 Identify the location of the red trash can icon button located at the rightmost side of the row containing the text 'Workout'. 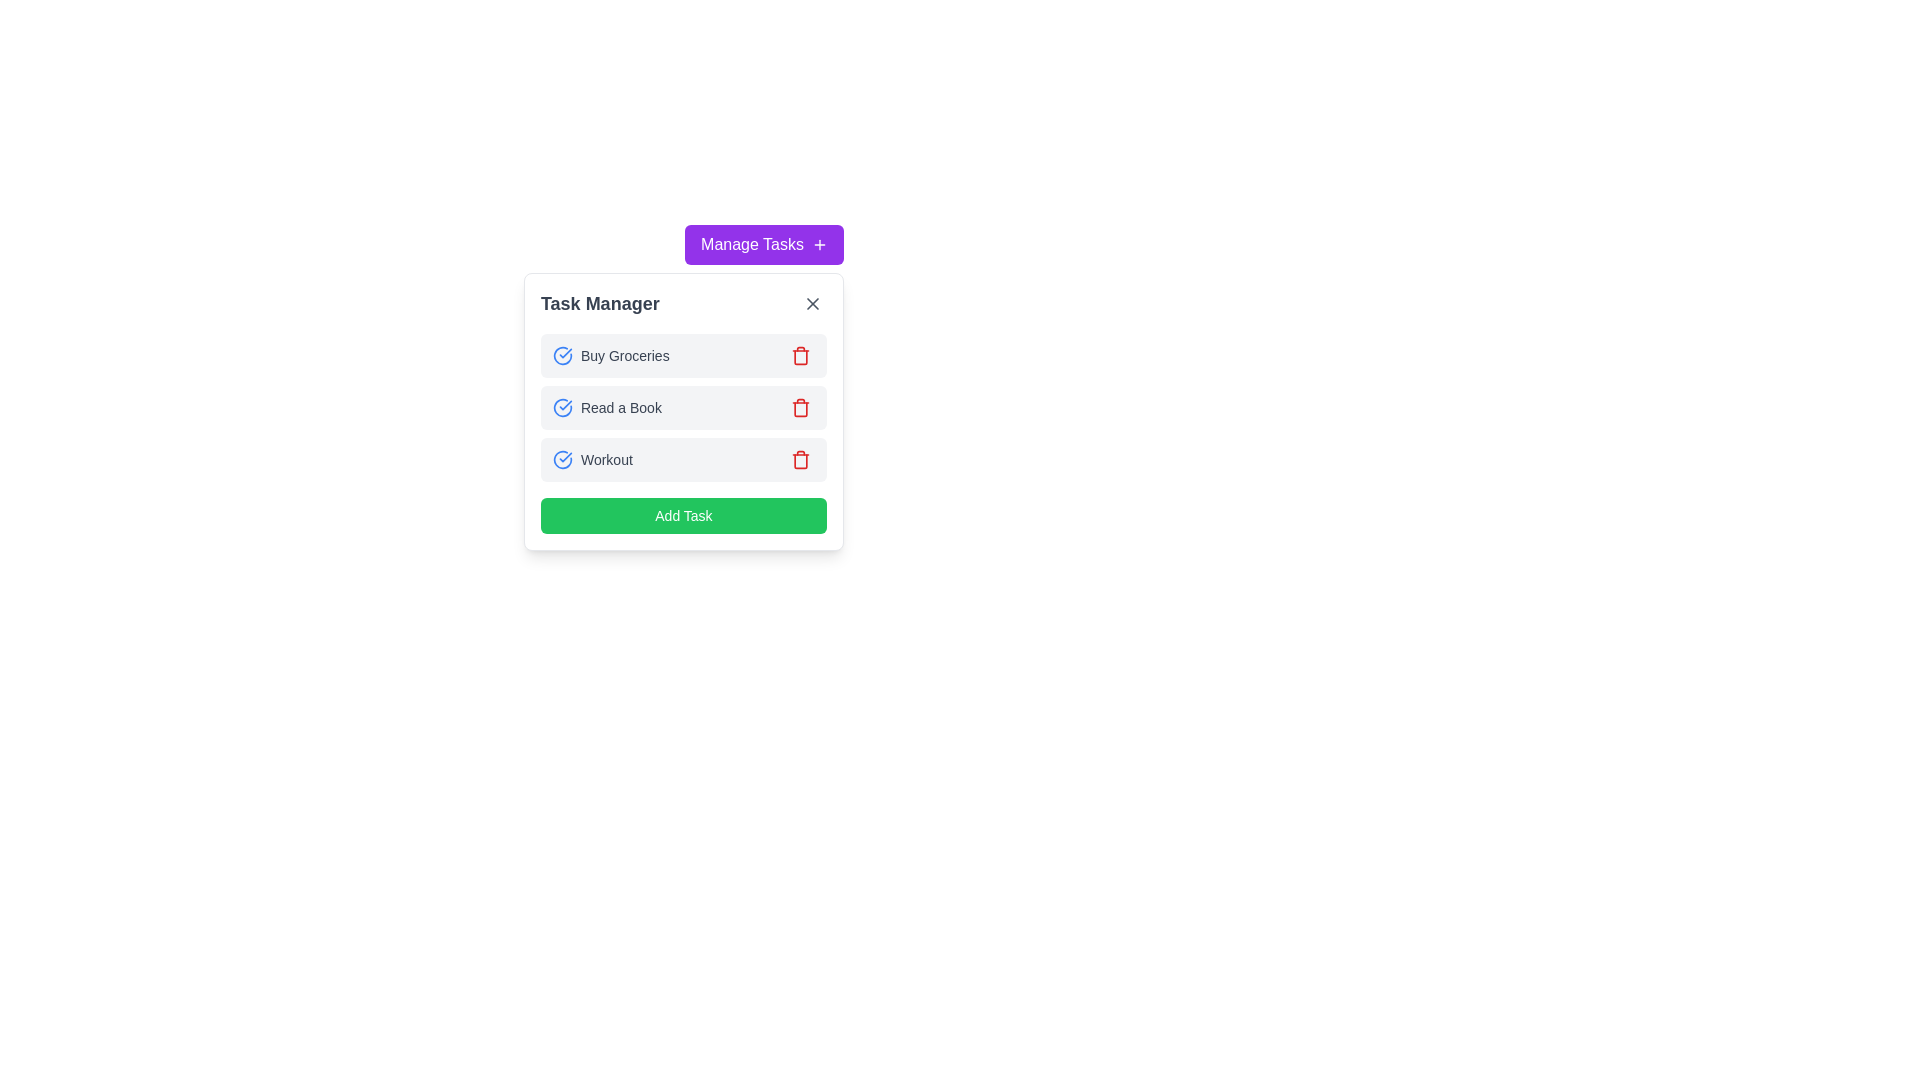
(801, 459).